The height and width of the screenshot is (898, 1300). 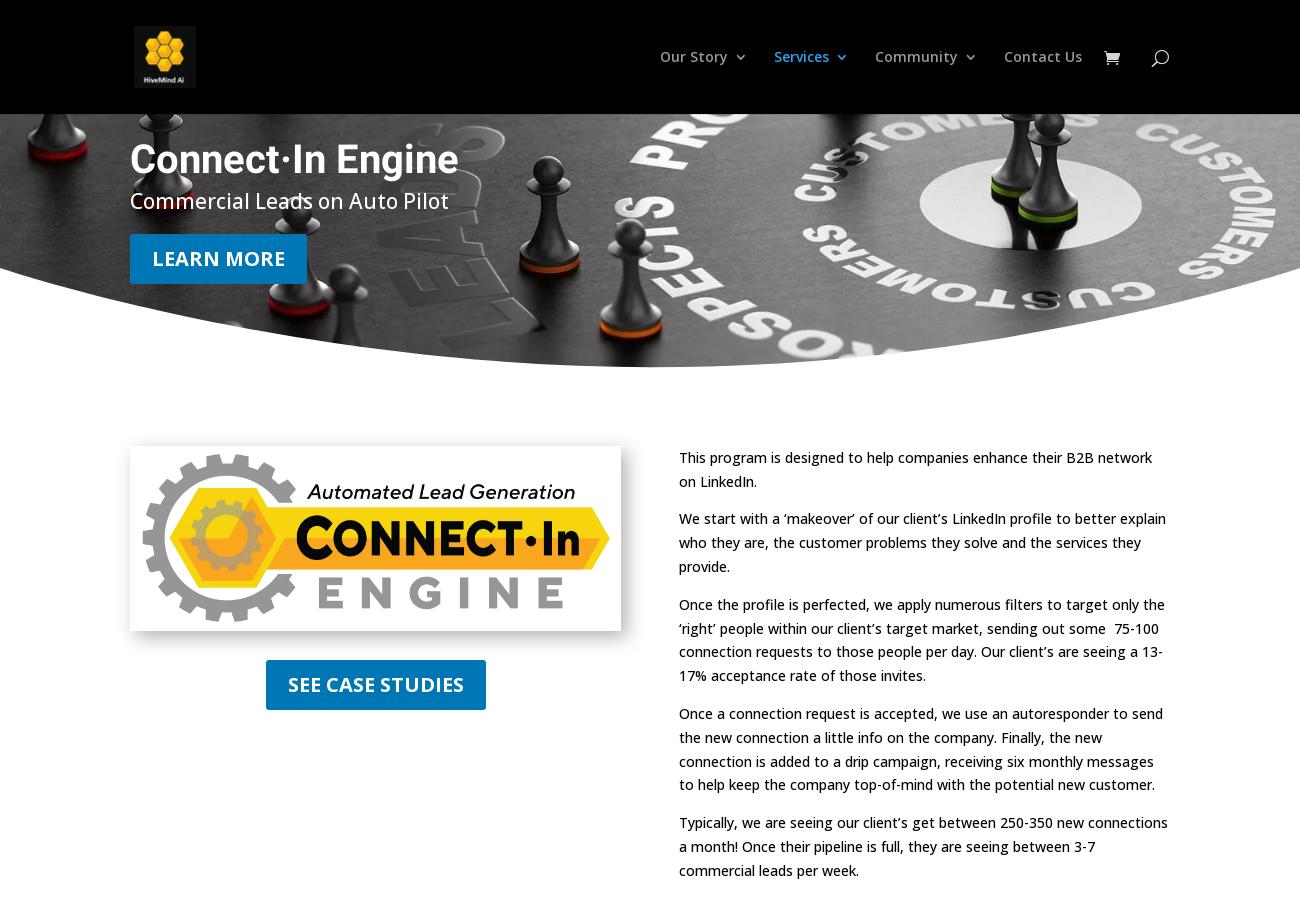 What do you see at coordinates (856, 278) in the screenshot?
I see `'Chatbot Automation'` at bounding box center [856, 278].